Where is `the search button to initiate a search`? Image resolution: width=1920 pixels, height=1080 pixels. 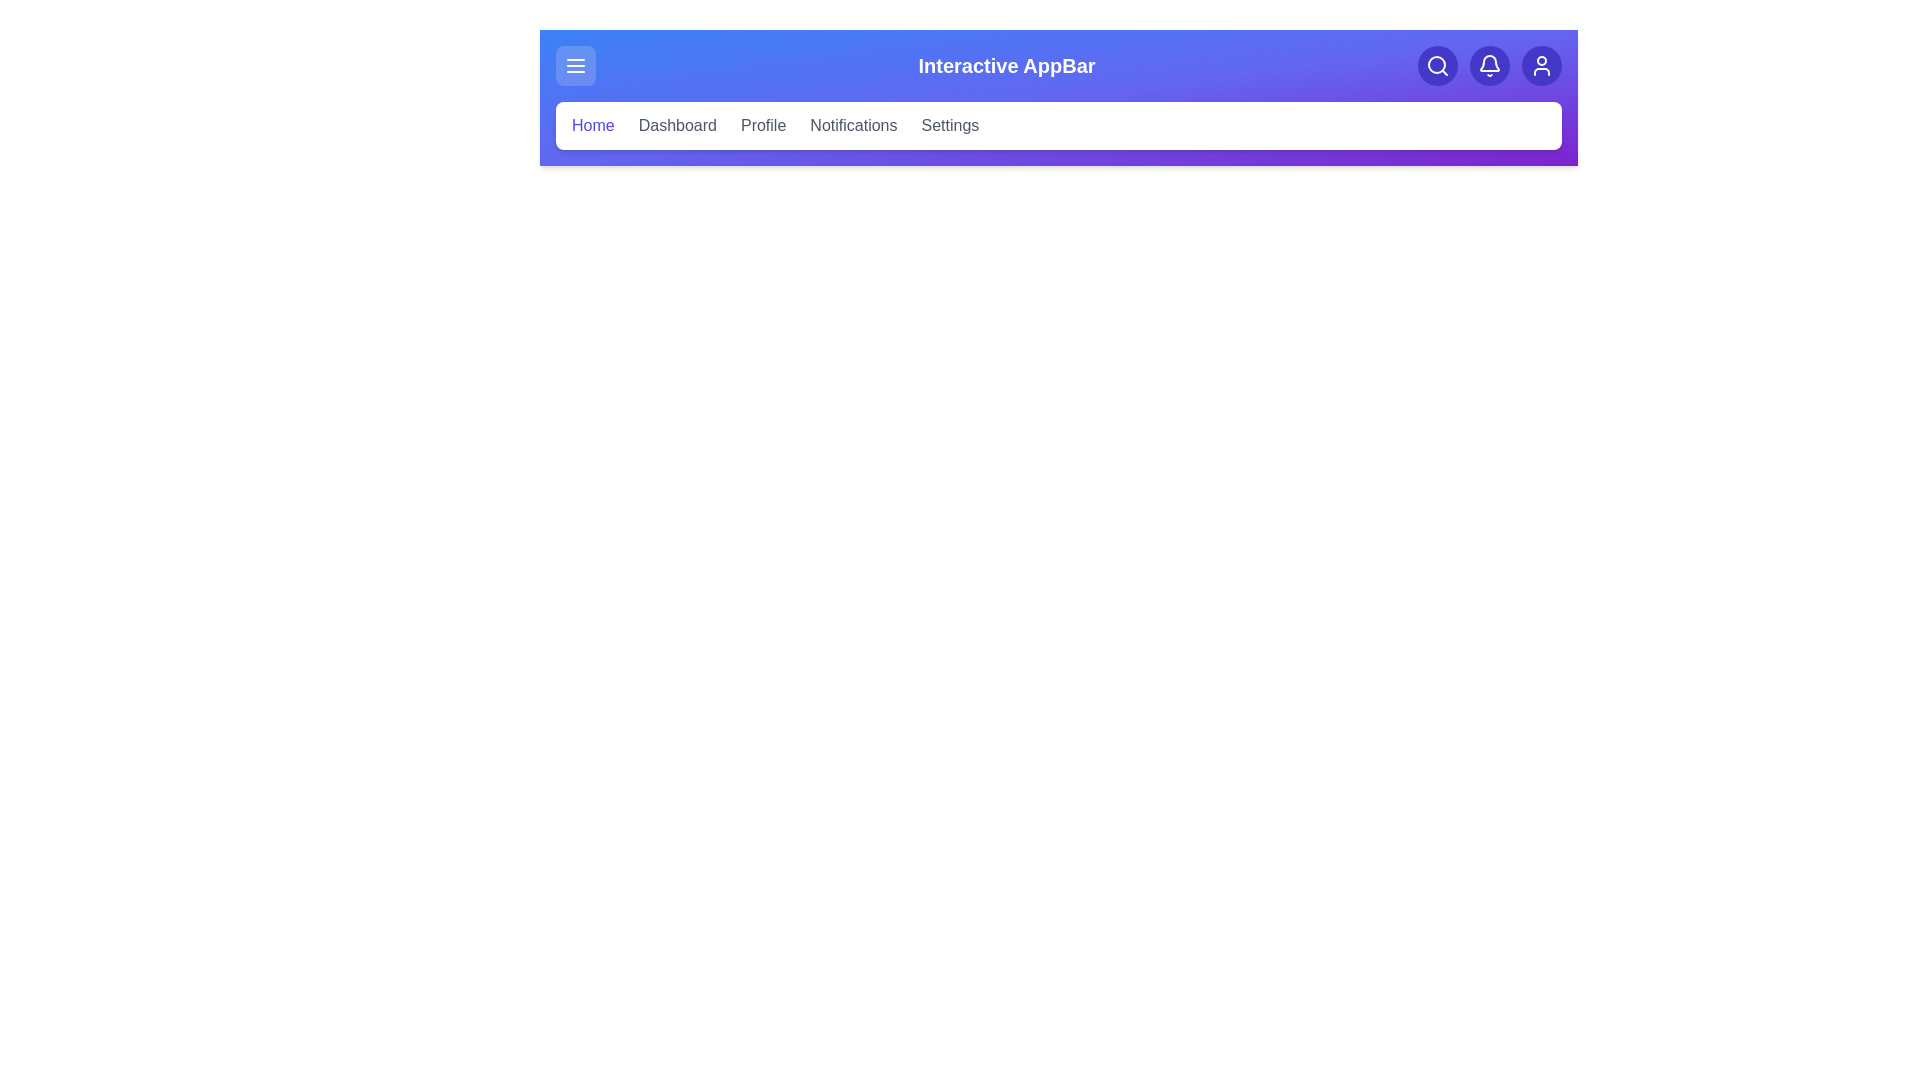
the search button to initiate a search is located at coordinates (1437, 64).